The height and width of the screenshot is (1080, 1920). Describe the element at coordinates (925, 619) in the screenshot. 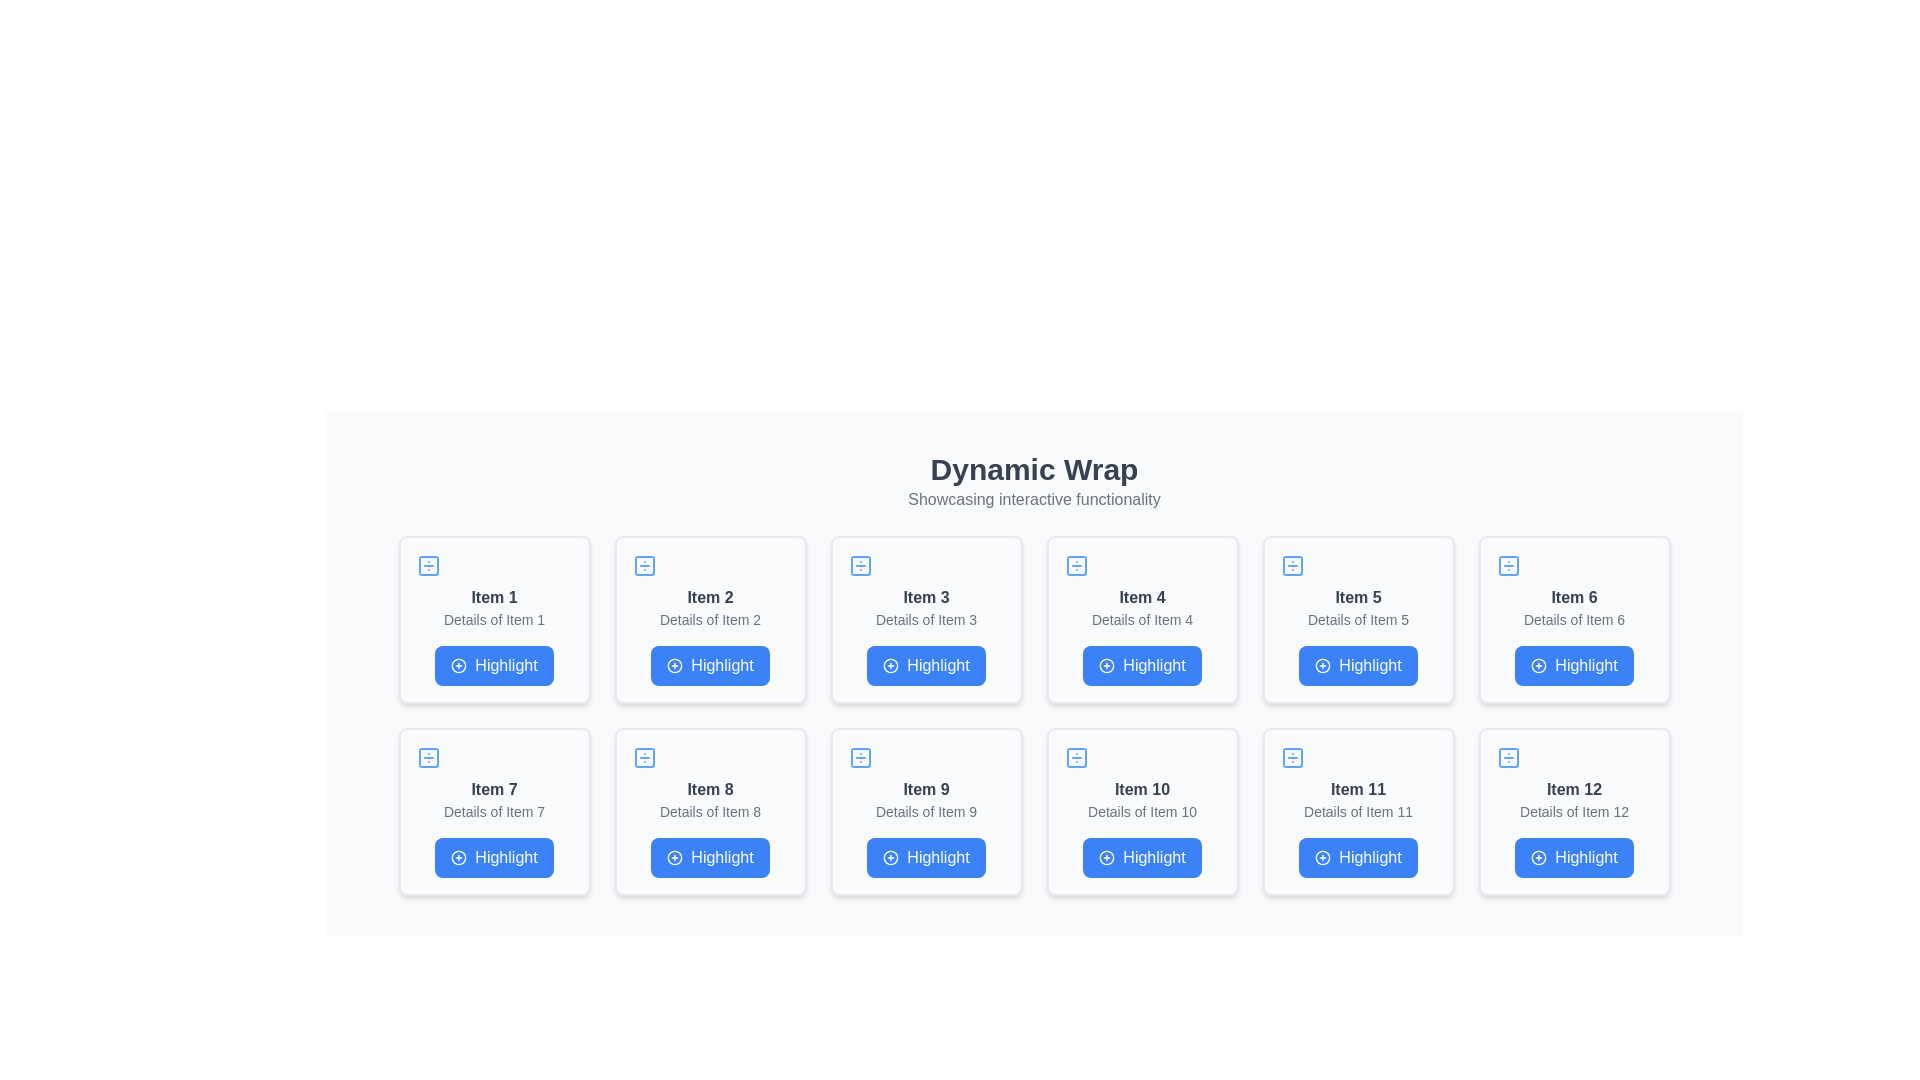

I see `informational text label located below the title 'Item 3' and above the 'Highlight' button` at that location.